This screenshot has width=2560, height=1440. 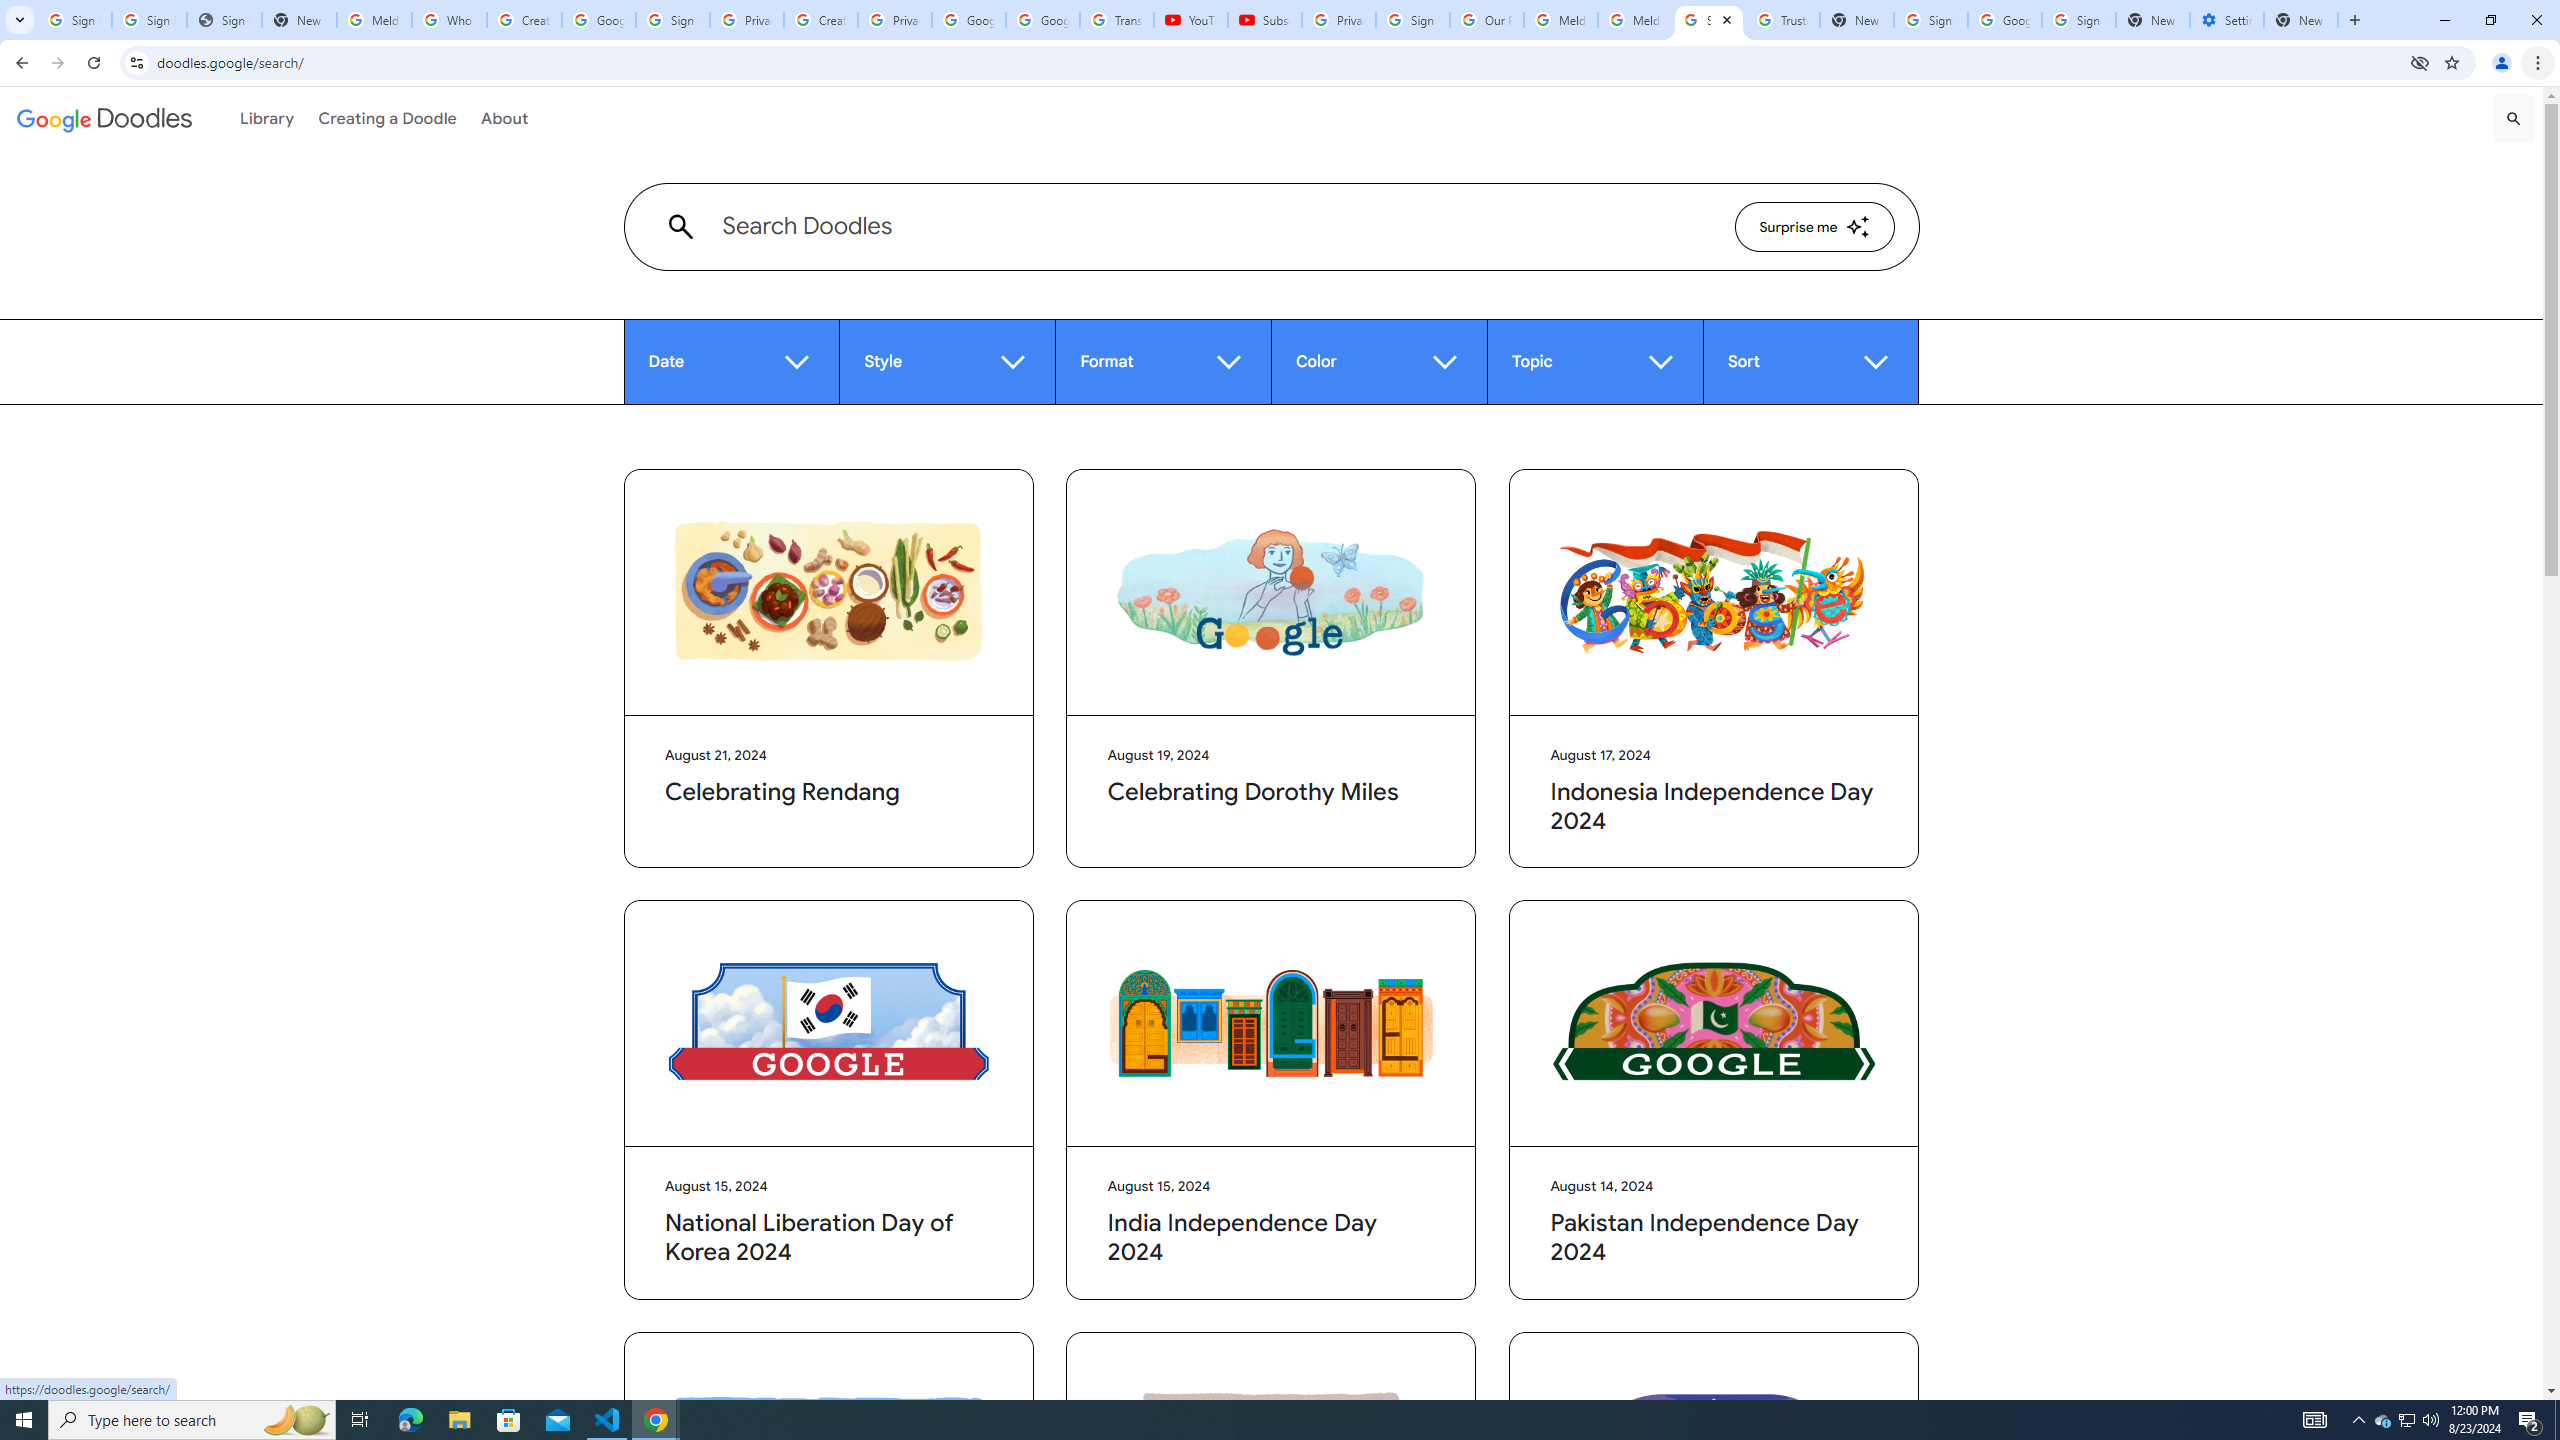 What do you see at coordinates (1810, 361) in the screenshot?
I see `'Sort'` at bounding box center [1810, 361].